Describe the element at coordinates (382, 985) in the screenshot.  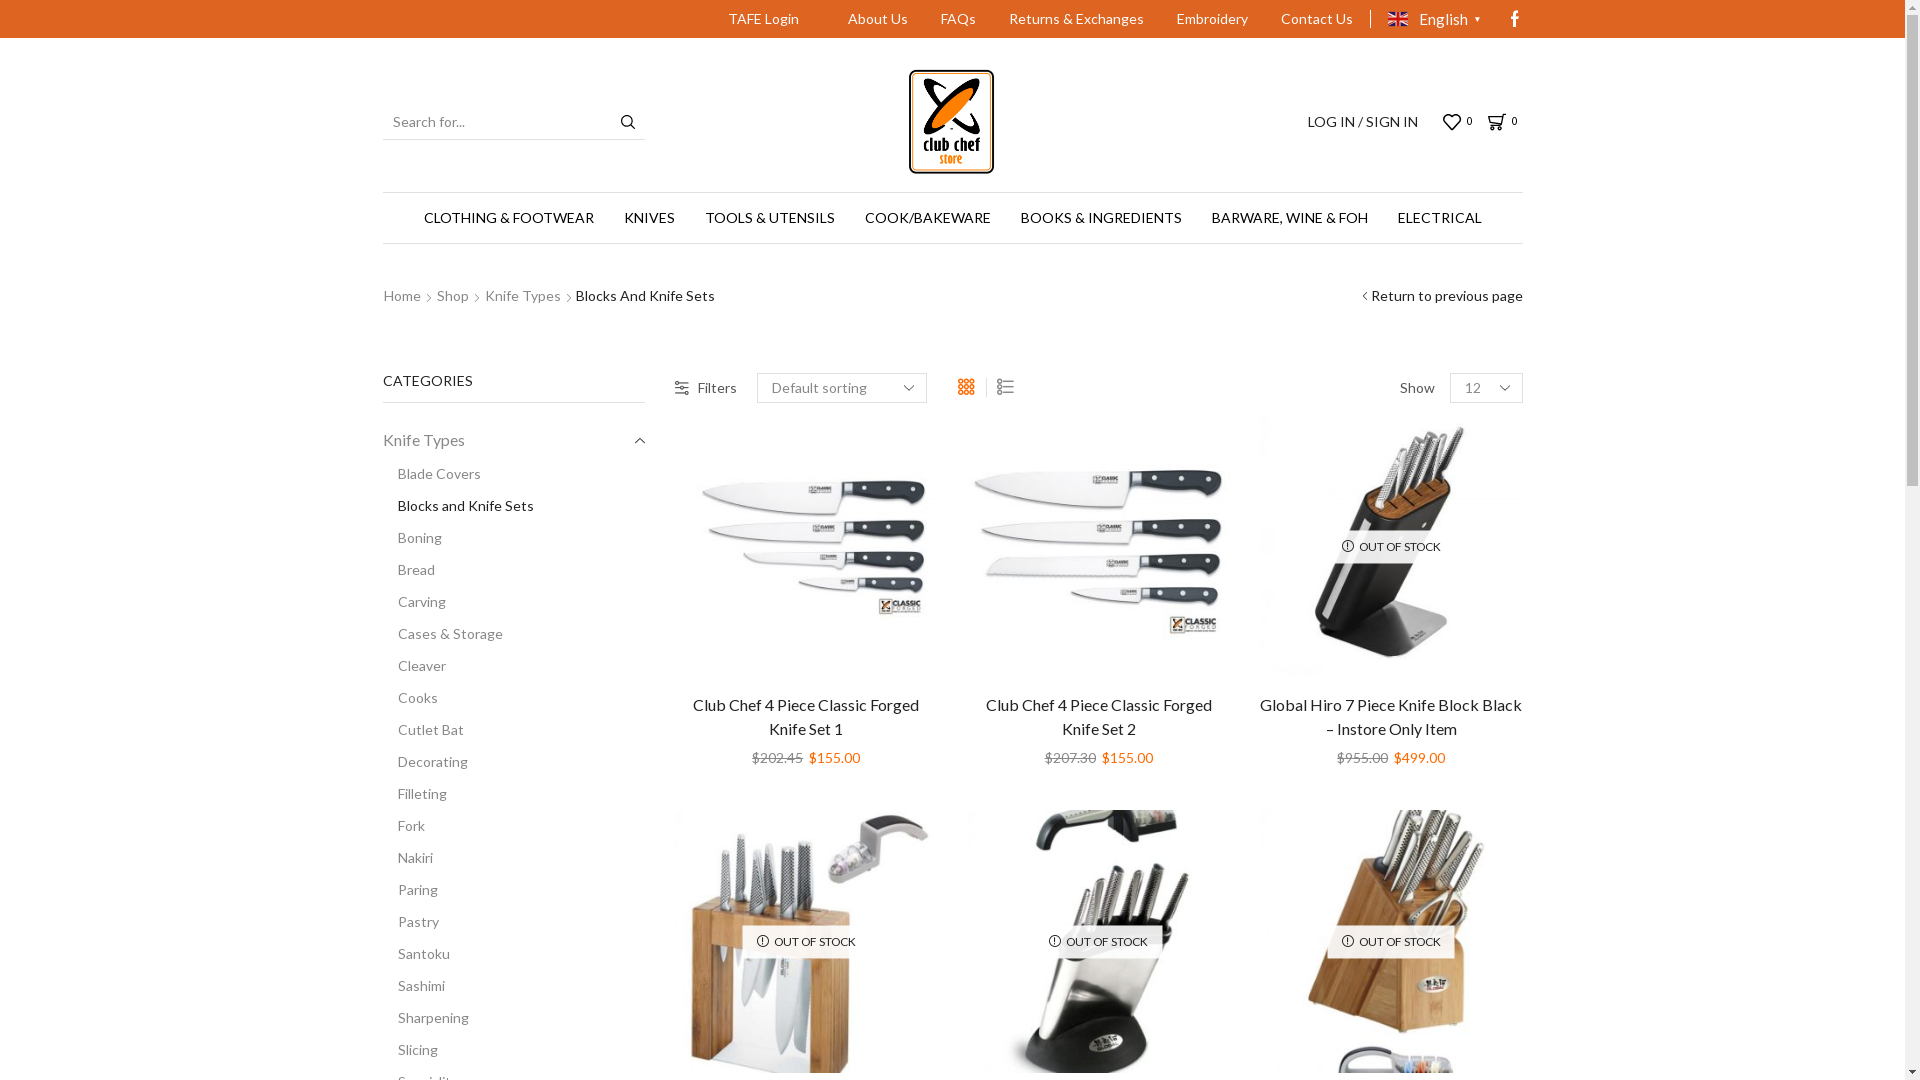
I see `'Sashimi'` at that location.